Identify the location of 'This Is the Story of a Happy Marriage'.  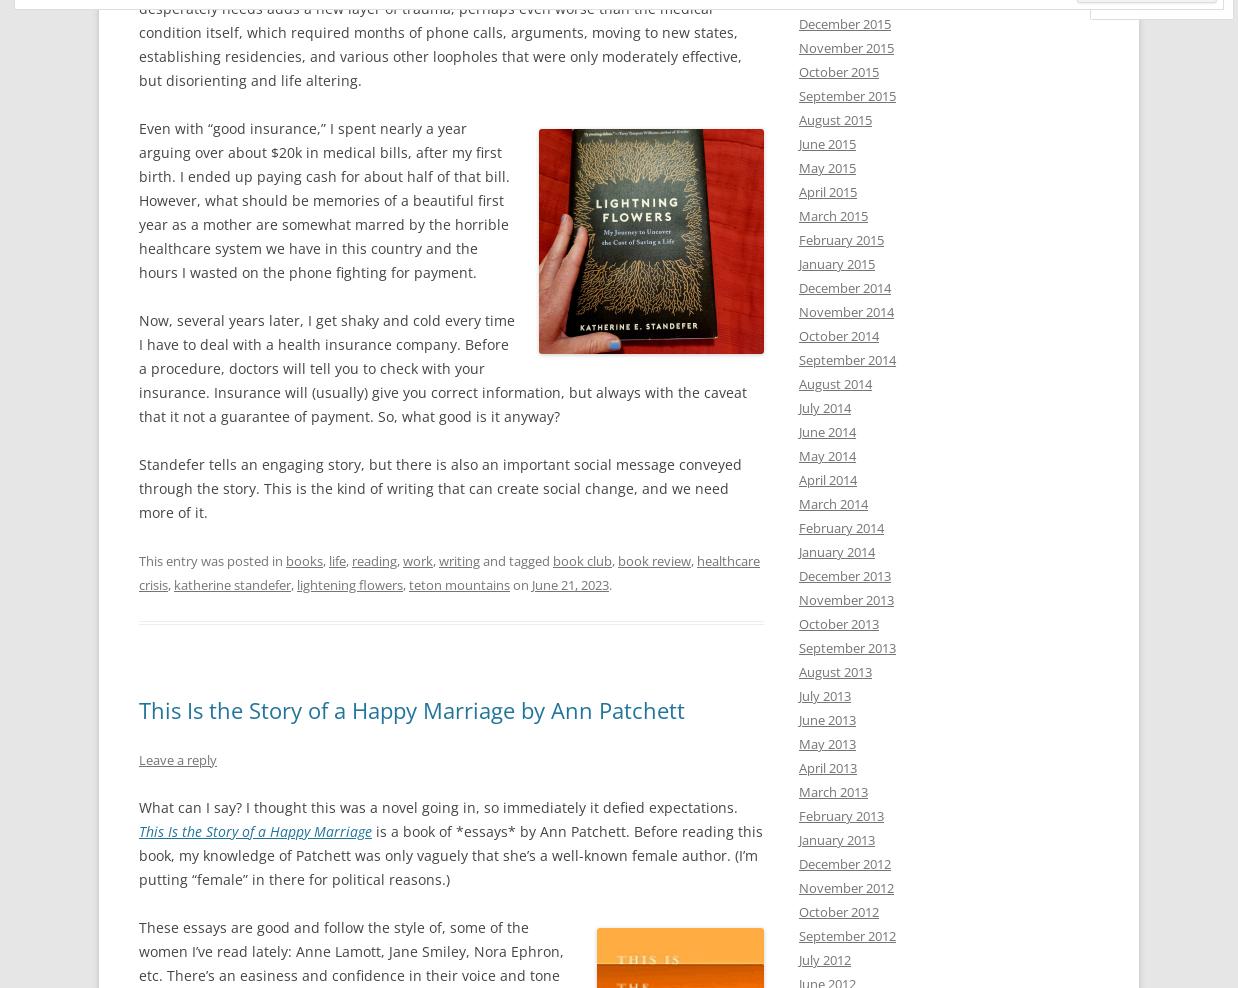
(254, 830).